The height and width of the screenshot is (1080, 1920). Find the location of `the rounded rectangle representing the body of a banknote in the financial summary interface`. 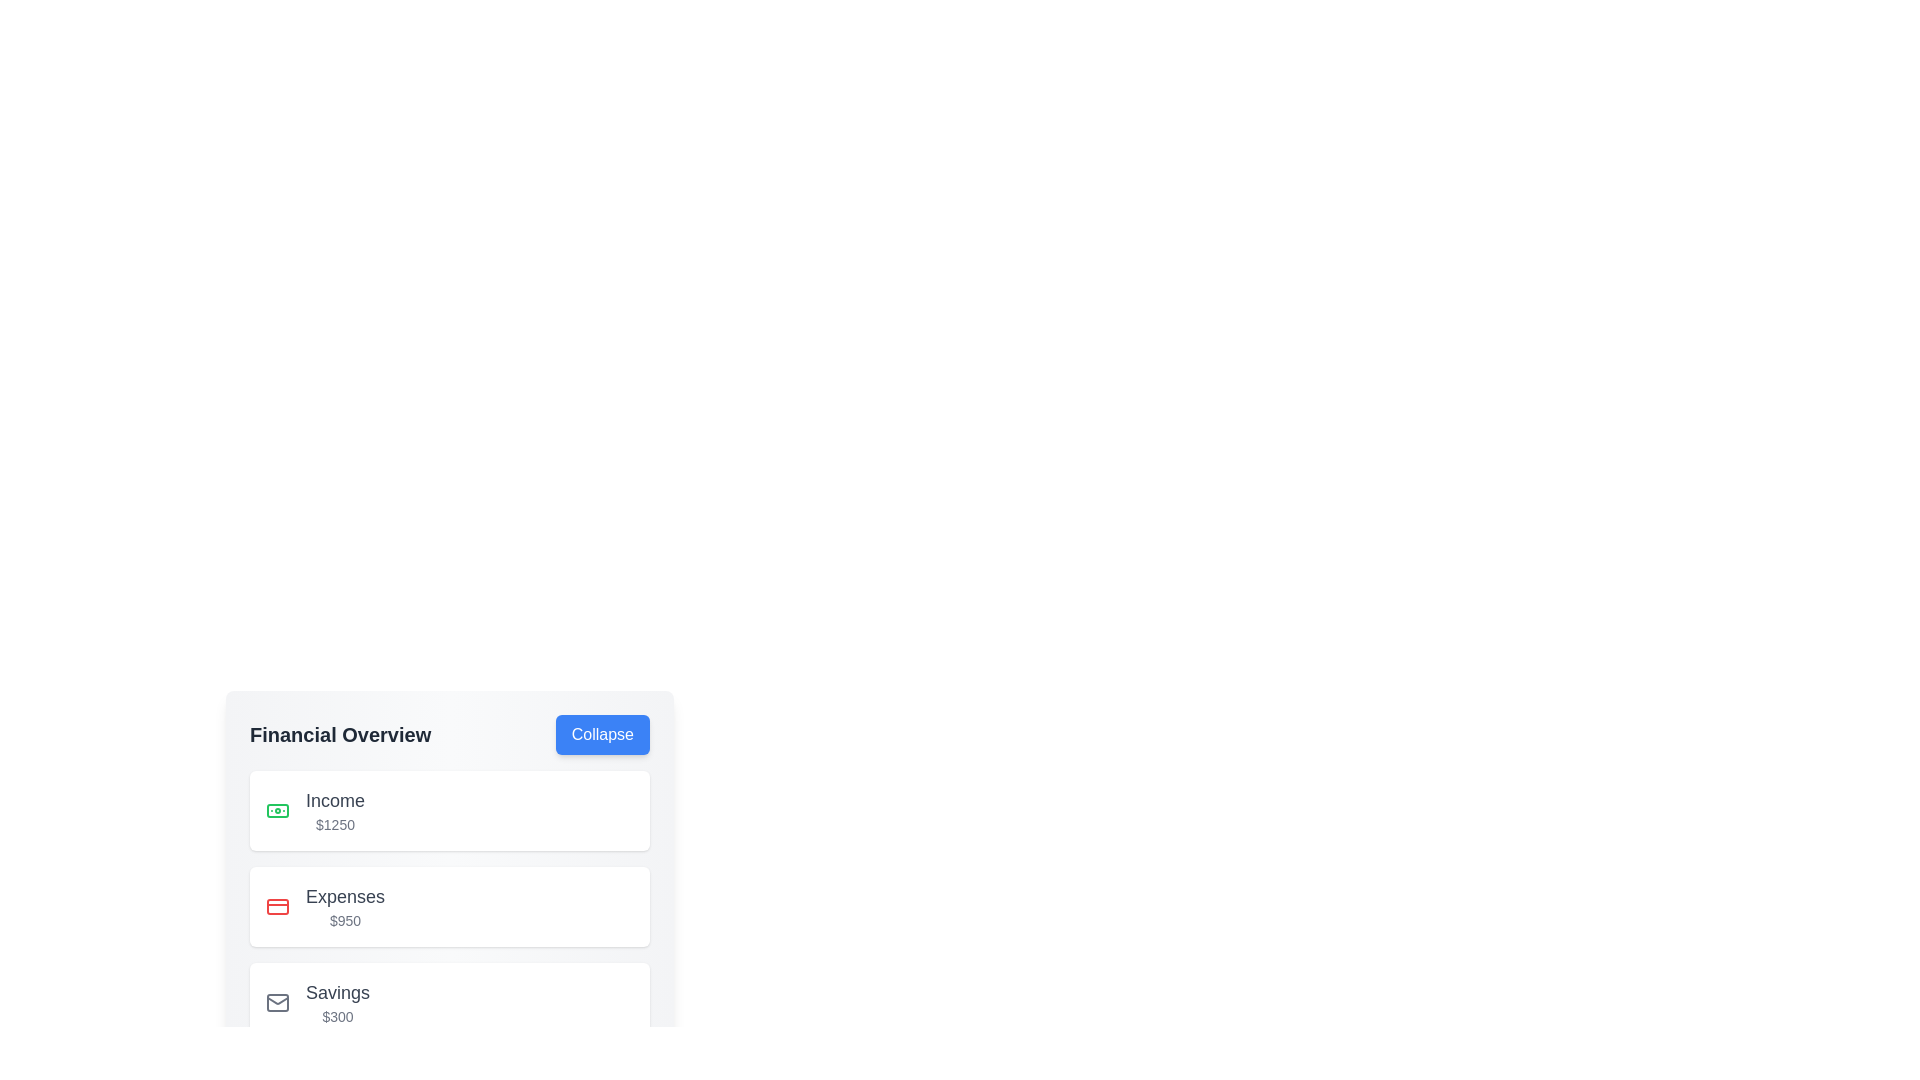

the rounded rectangle representing the body of a banknote in the financial summary interface is located at coordinates (277, 810).